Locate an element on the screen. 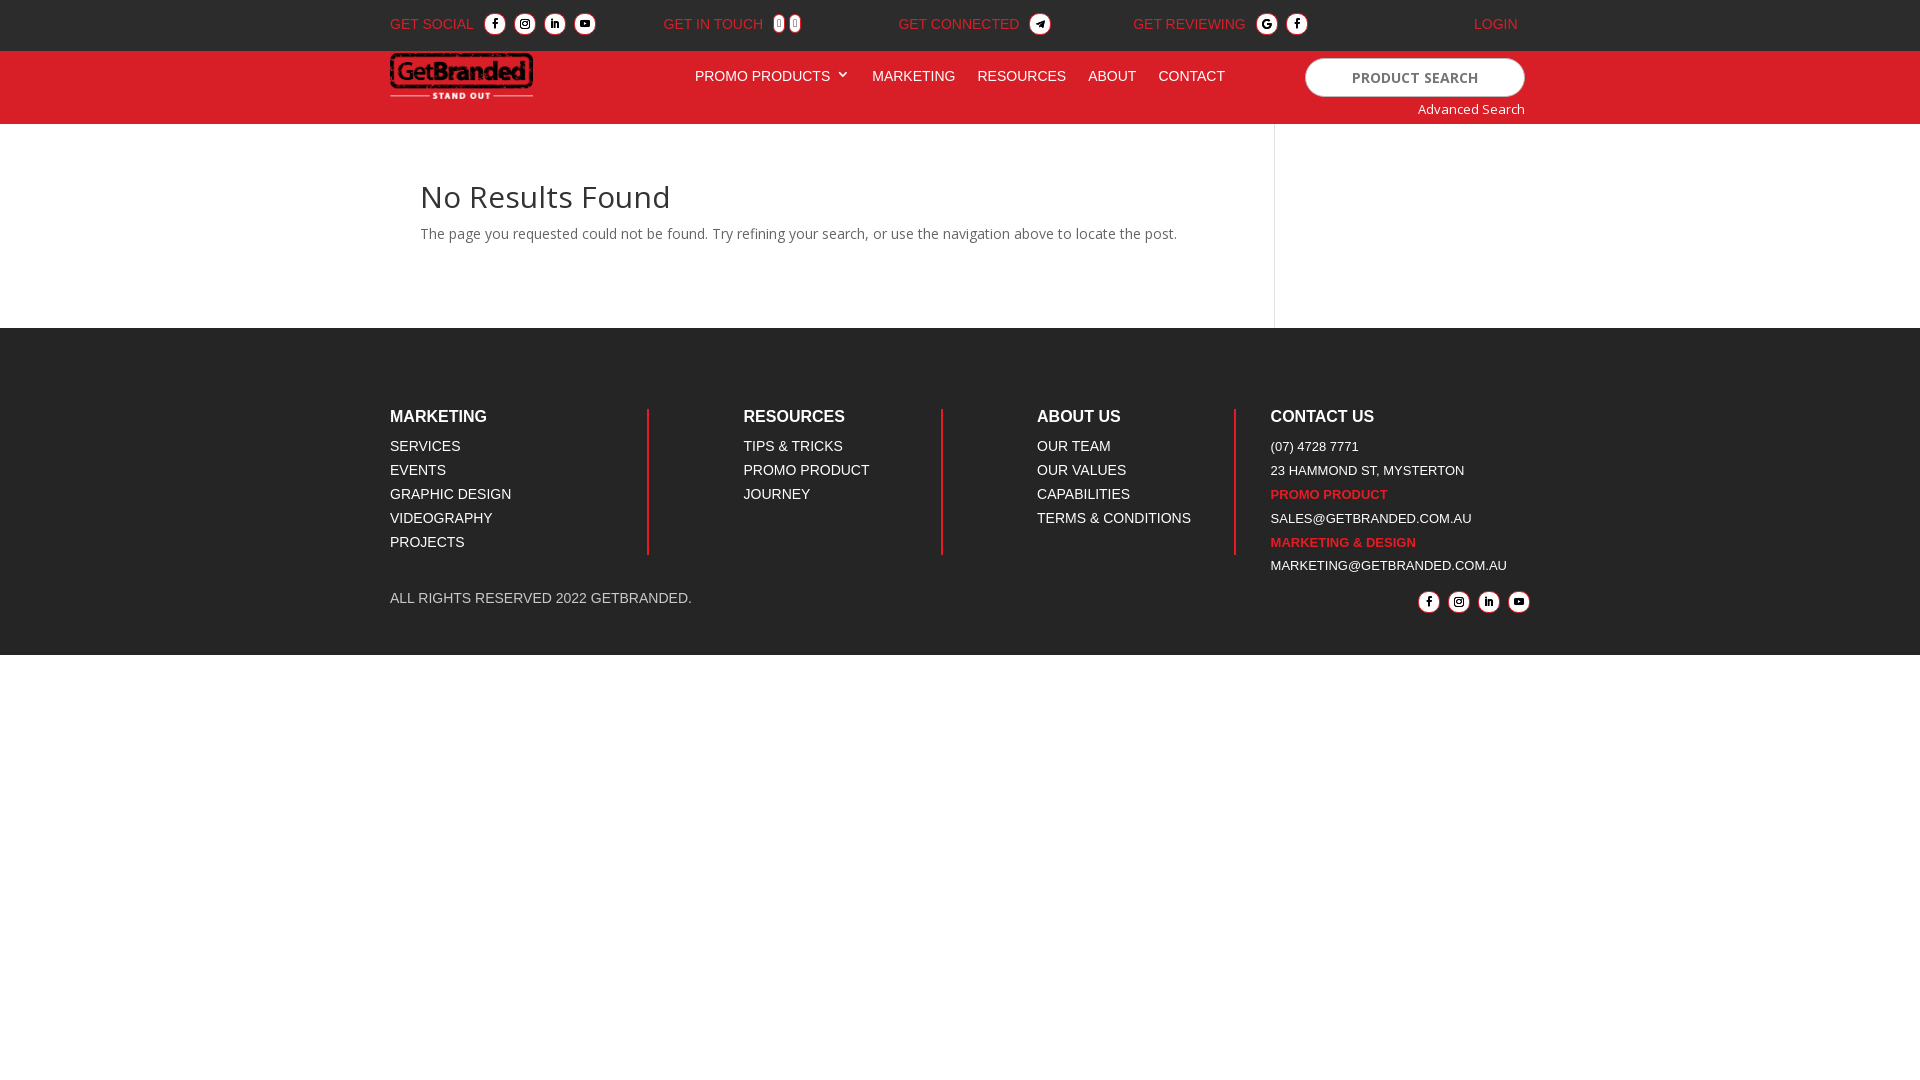 This screenshot has width=1920, height=1080. 'TIPS & TRICKS' is located at coordinates (792, 445).